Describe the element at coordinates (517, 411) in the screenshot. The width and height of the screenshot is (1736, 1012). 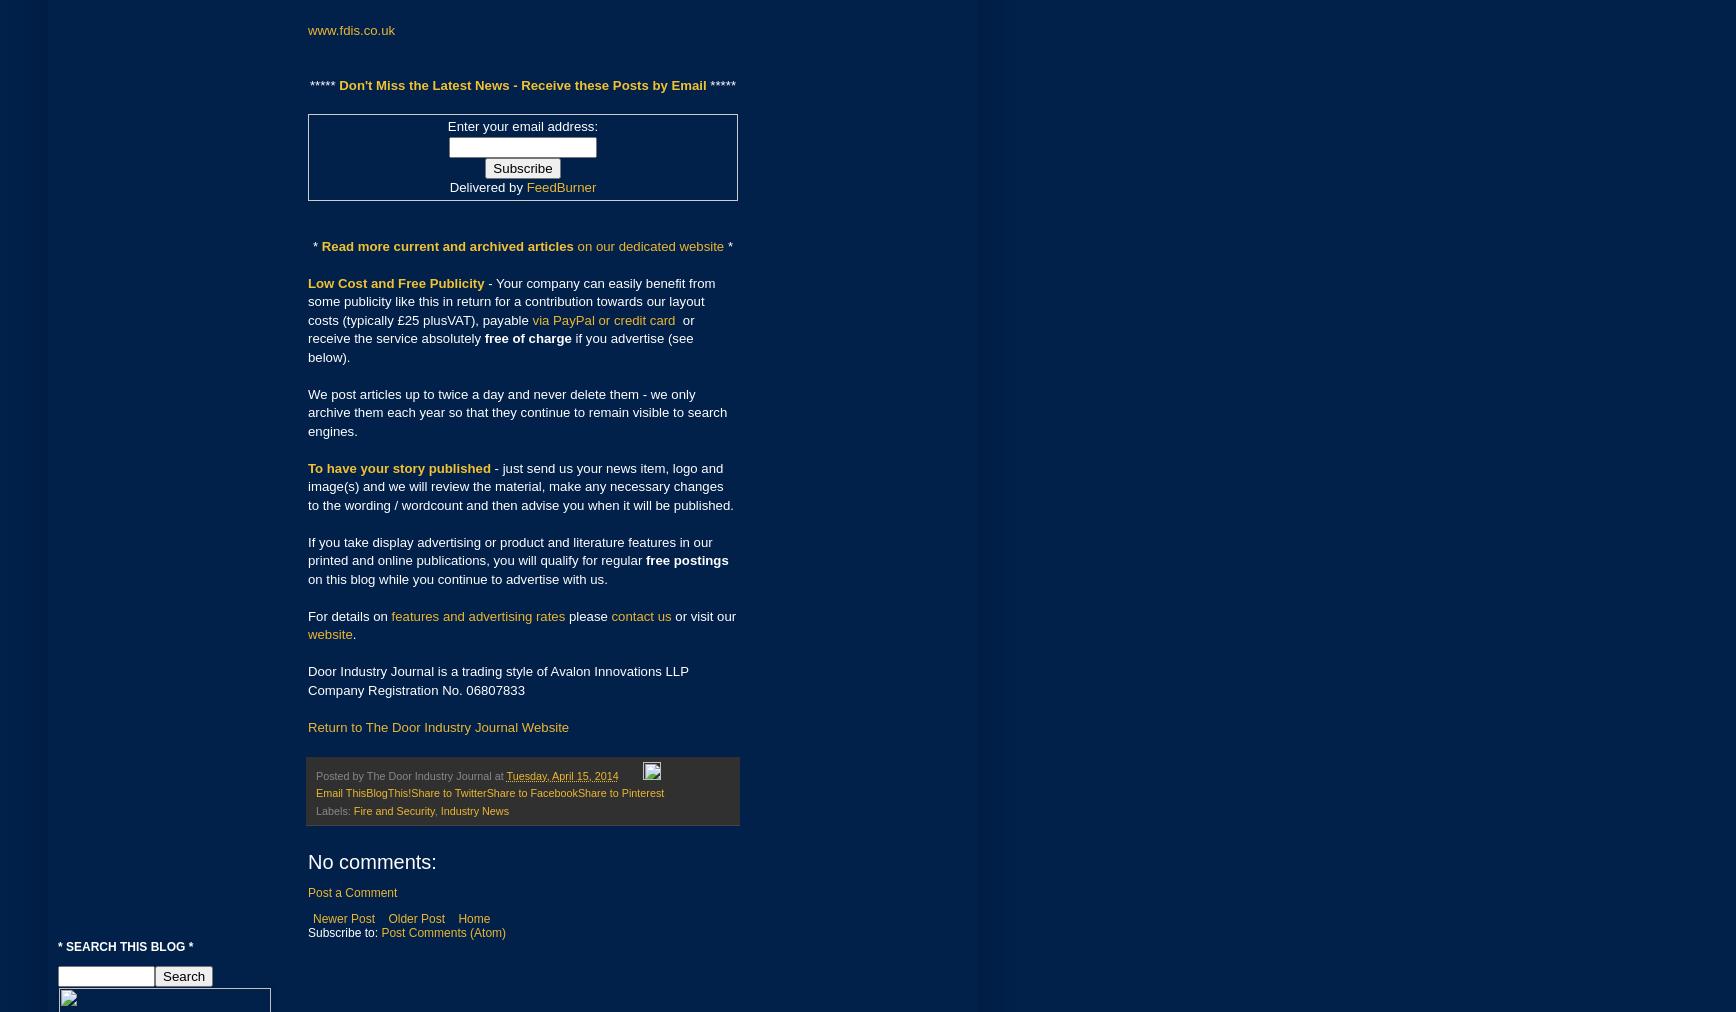
I see `'We post articles up to twice a day and never delete them - we only archive them each year so that they continue to remain visible to search engines.'` at that location.